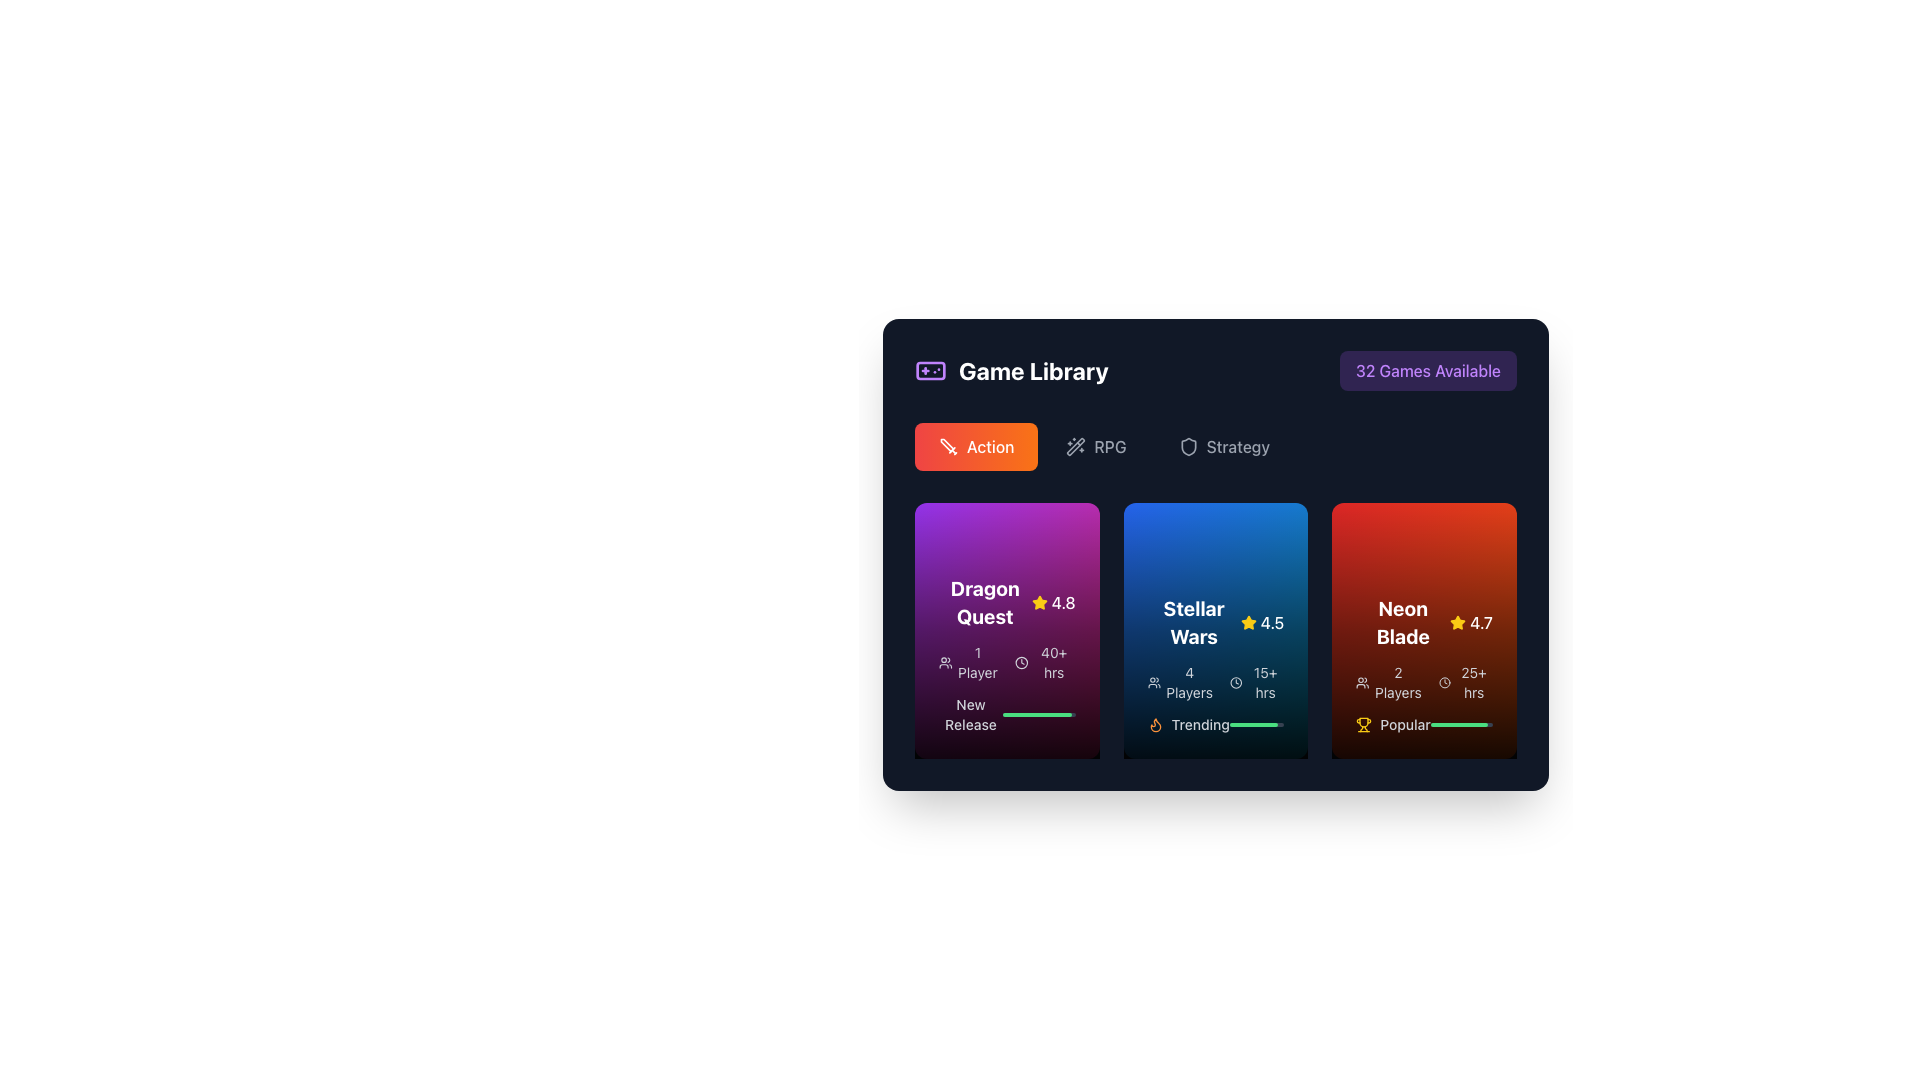 The width and height of the screenshot is (1920, 1080). What do you see at coordinates (1223, 446) in the screenshot?
I see `the 'Strategy' button with a shield icon` at bounding box center [1223, 446].